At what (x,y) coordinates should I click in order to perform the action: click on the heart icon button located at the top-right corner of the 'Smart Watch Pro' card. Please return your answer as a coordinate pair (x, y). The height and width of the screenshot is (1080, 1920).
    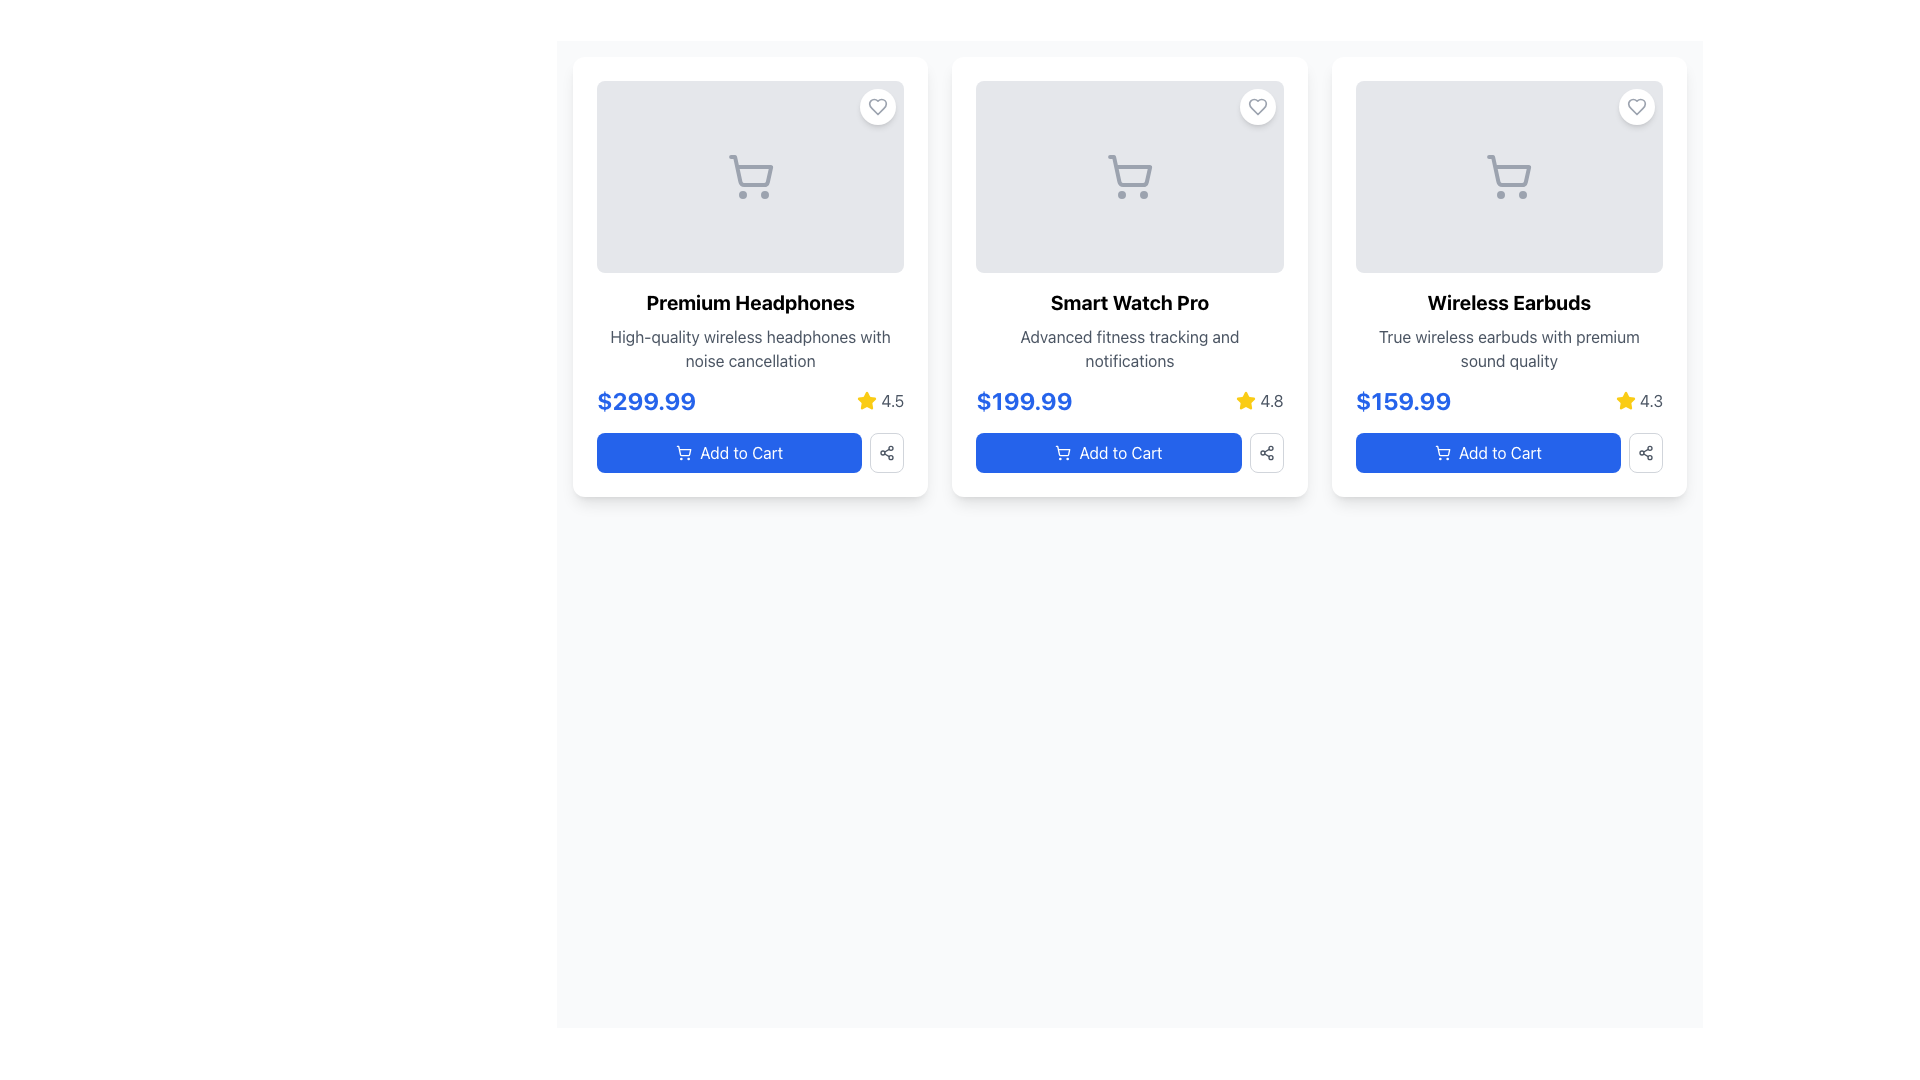
    Looking at the image, I should click on (1256, 107).